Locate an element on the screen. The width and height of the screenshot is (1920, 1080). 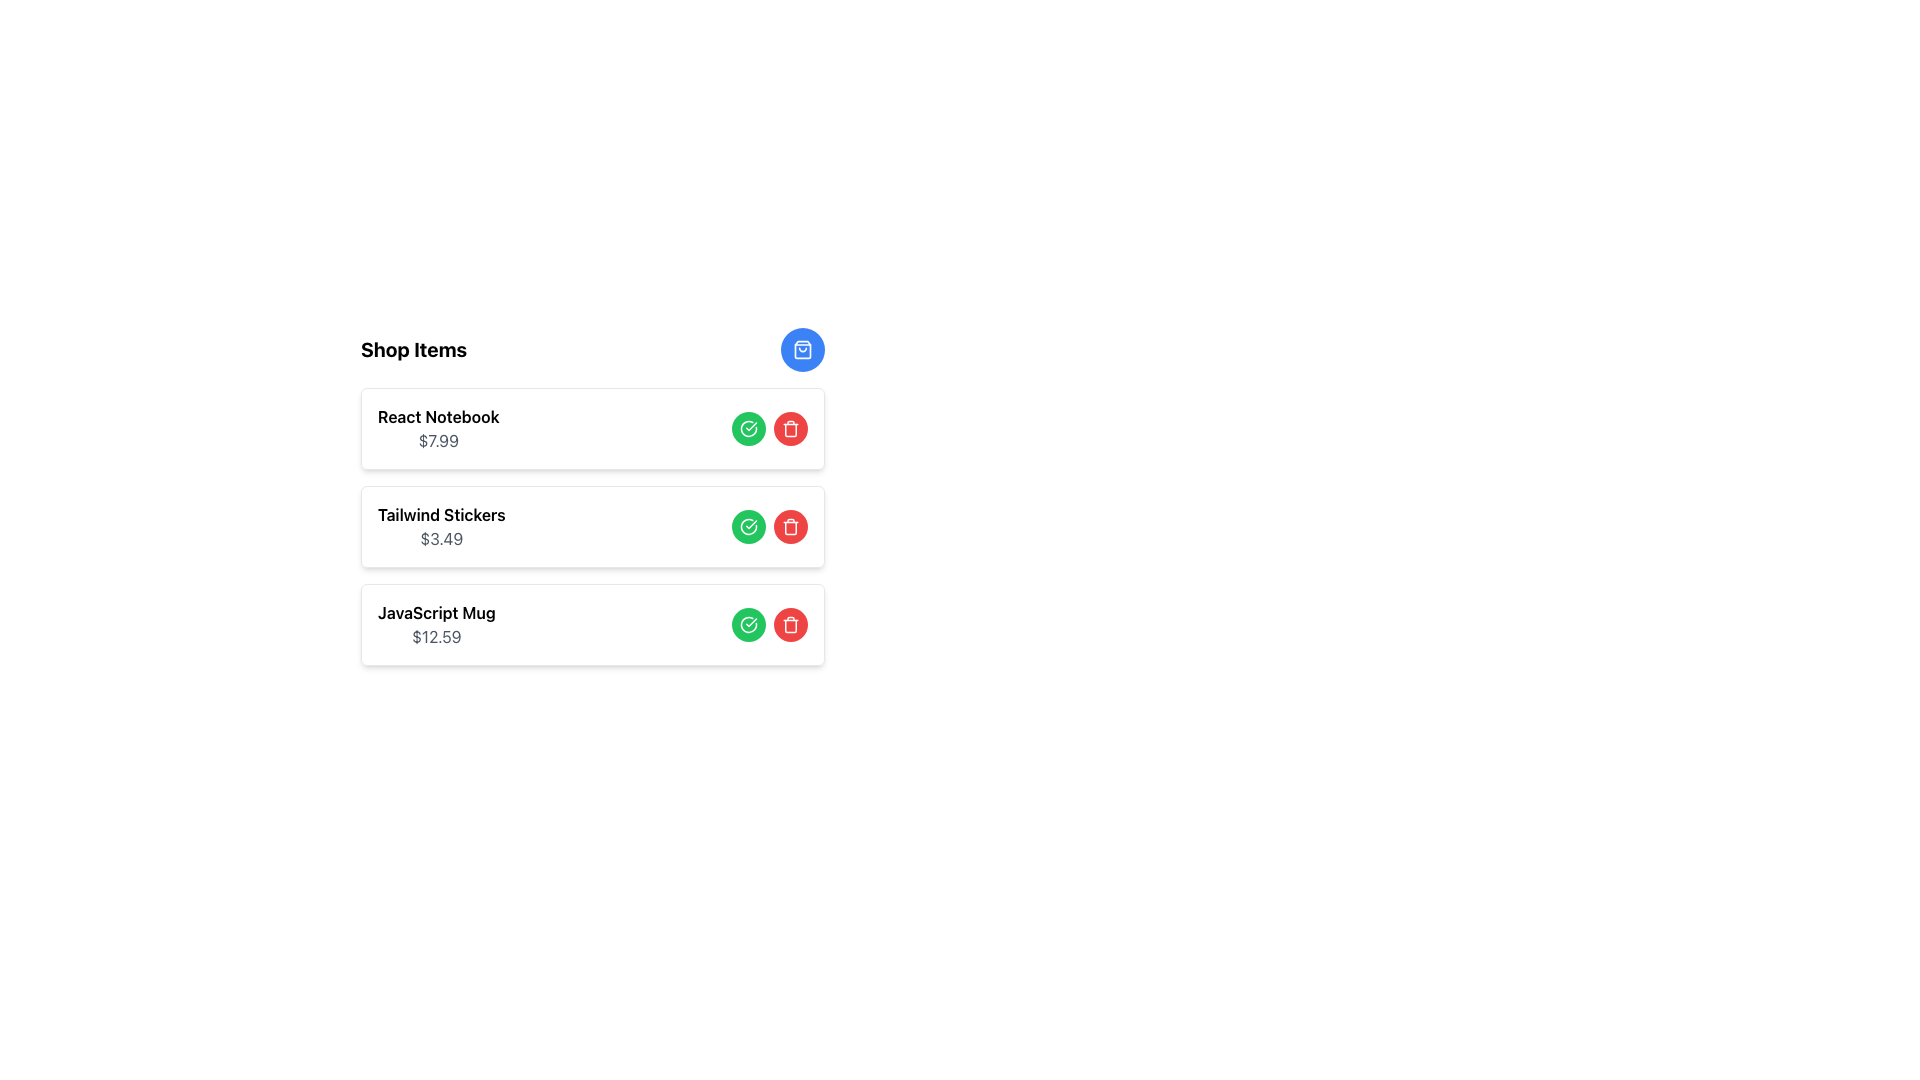
the first green circular button to mark the 'React Notebook' item as completed for keyboard navigation is located at coordinates (747, 427).